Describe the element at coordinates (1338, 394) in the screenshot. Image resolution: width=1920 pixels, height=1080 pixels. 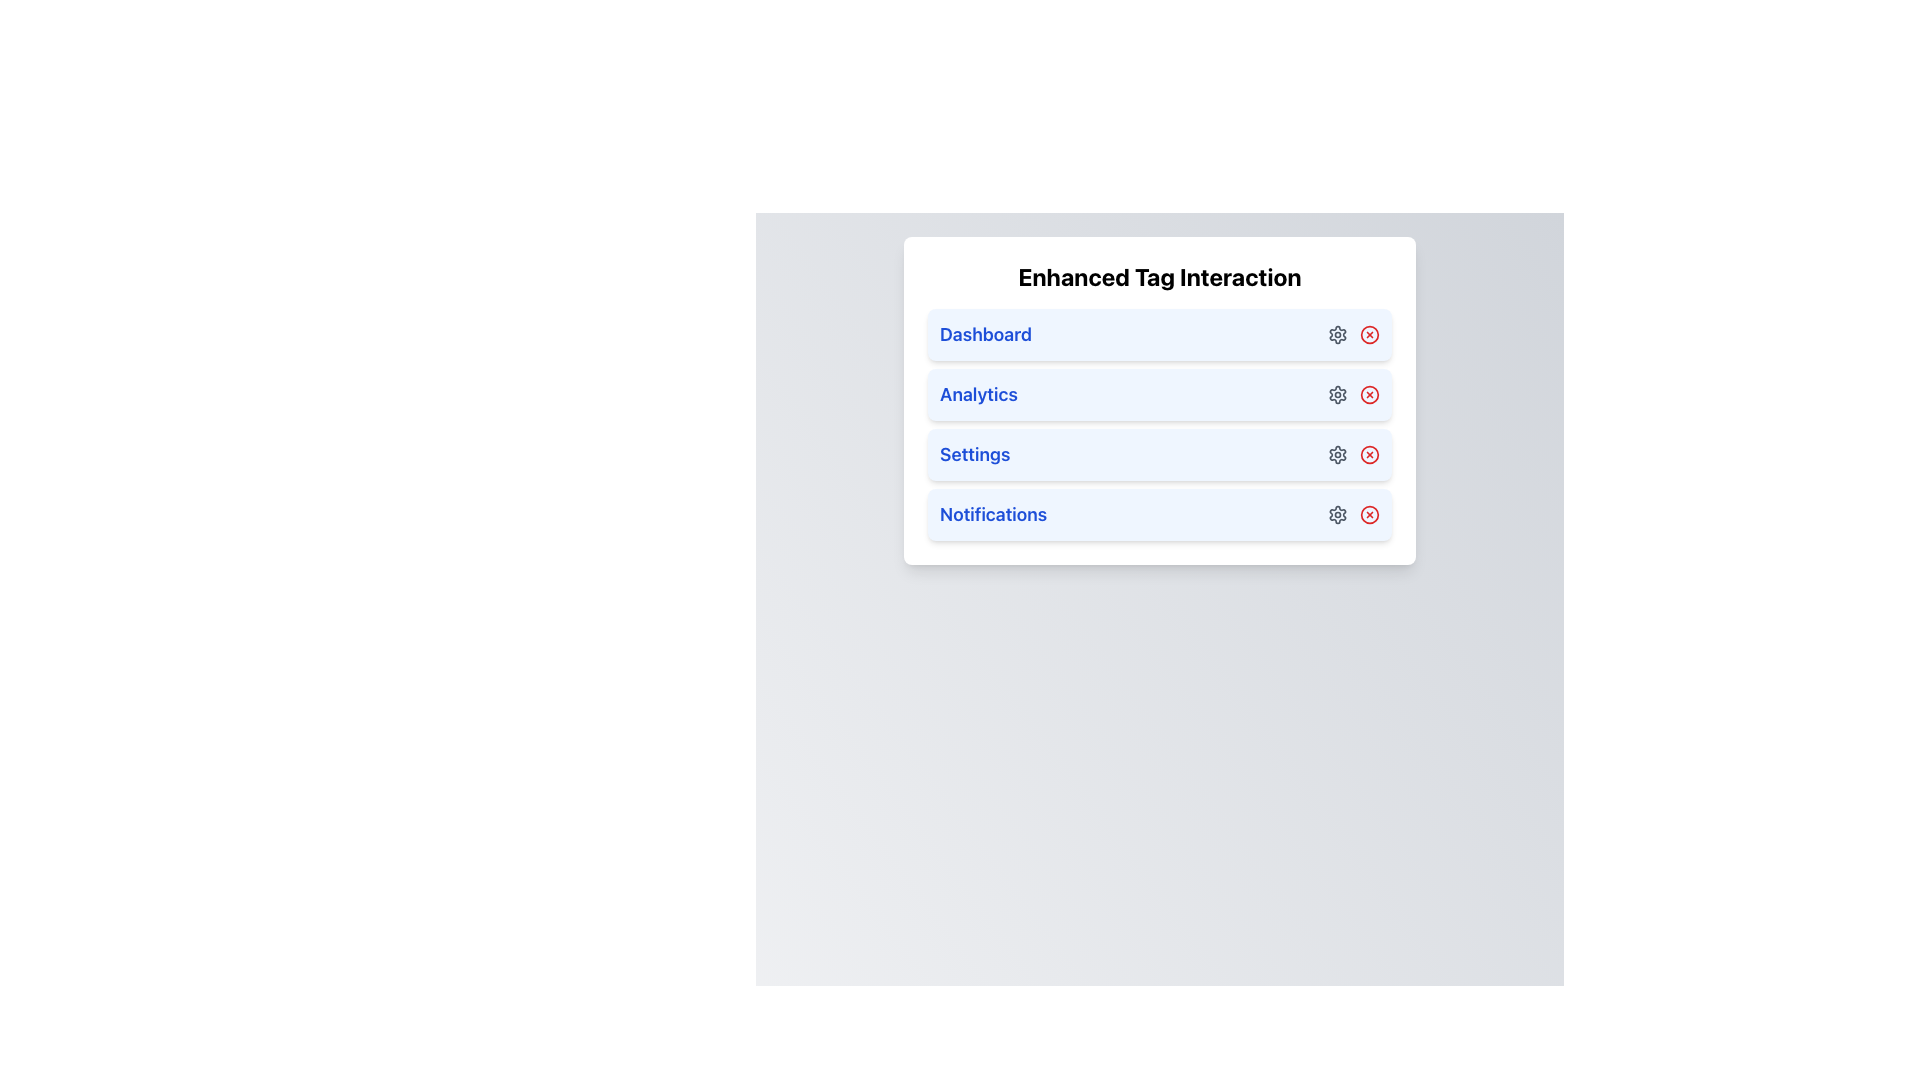
I see `the gear icon located beside the 'Analytics' text in the second row` at that location.